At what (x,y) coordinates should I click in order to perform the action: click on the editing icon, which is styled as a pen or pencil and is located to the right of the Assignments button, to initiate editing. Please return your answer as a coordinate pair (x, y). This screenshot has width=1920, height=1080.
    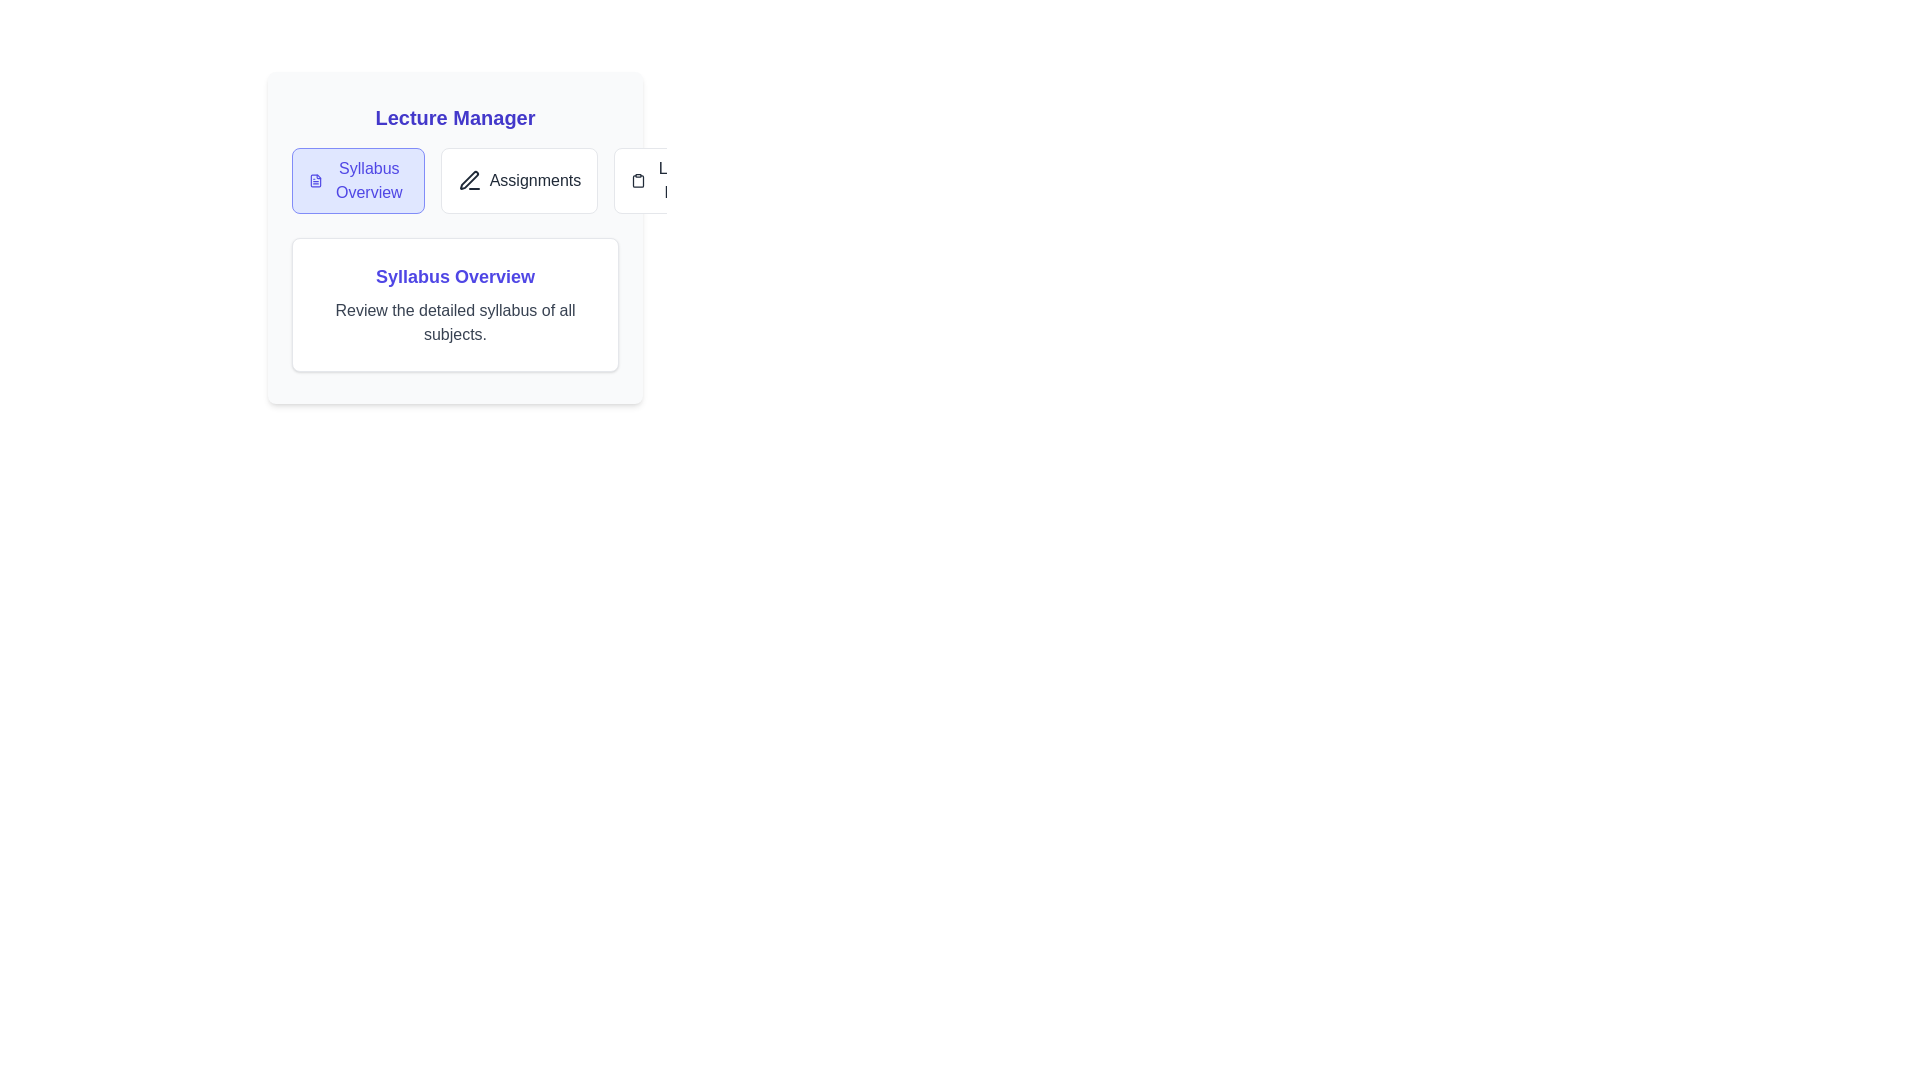
    Looking at the image, I should click on (468, 180).